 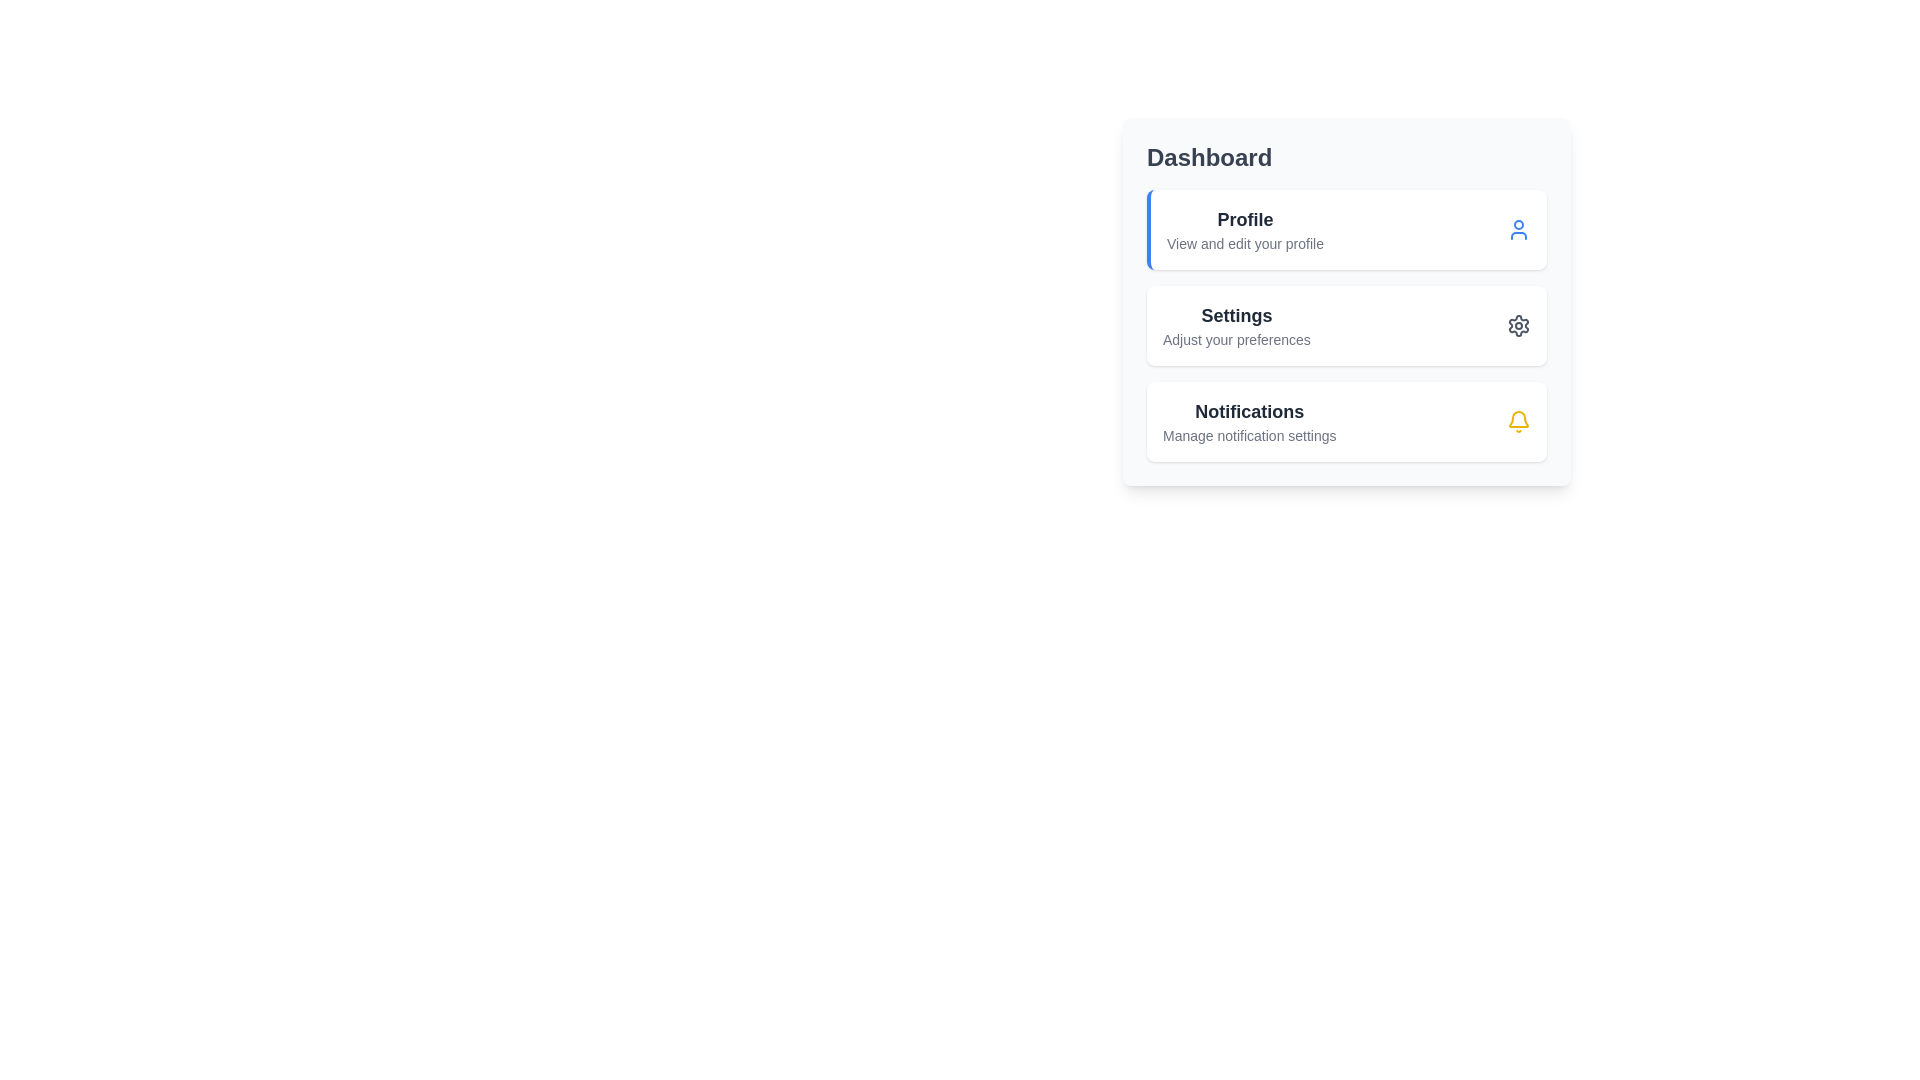 I want to click on the third clickable card in the vertical list of notification cards, so click(x=1347, y=420).